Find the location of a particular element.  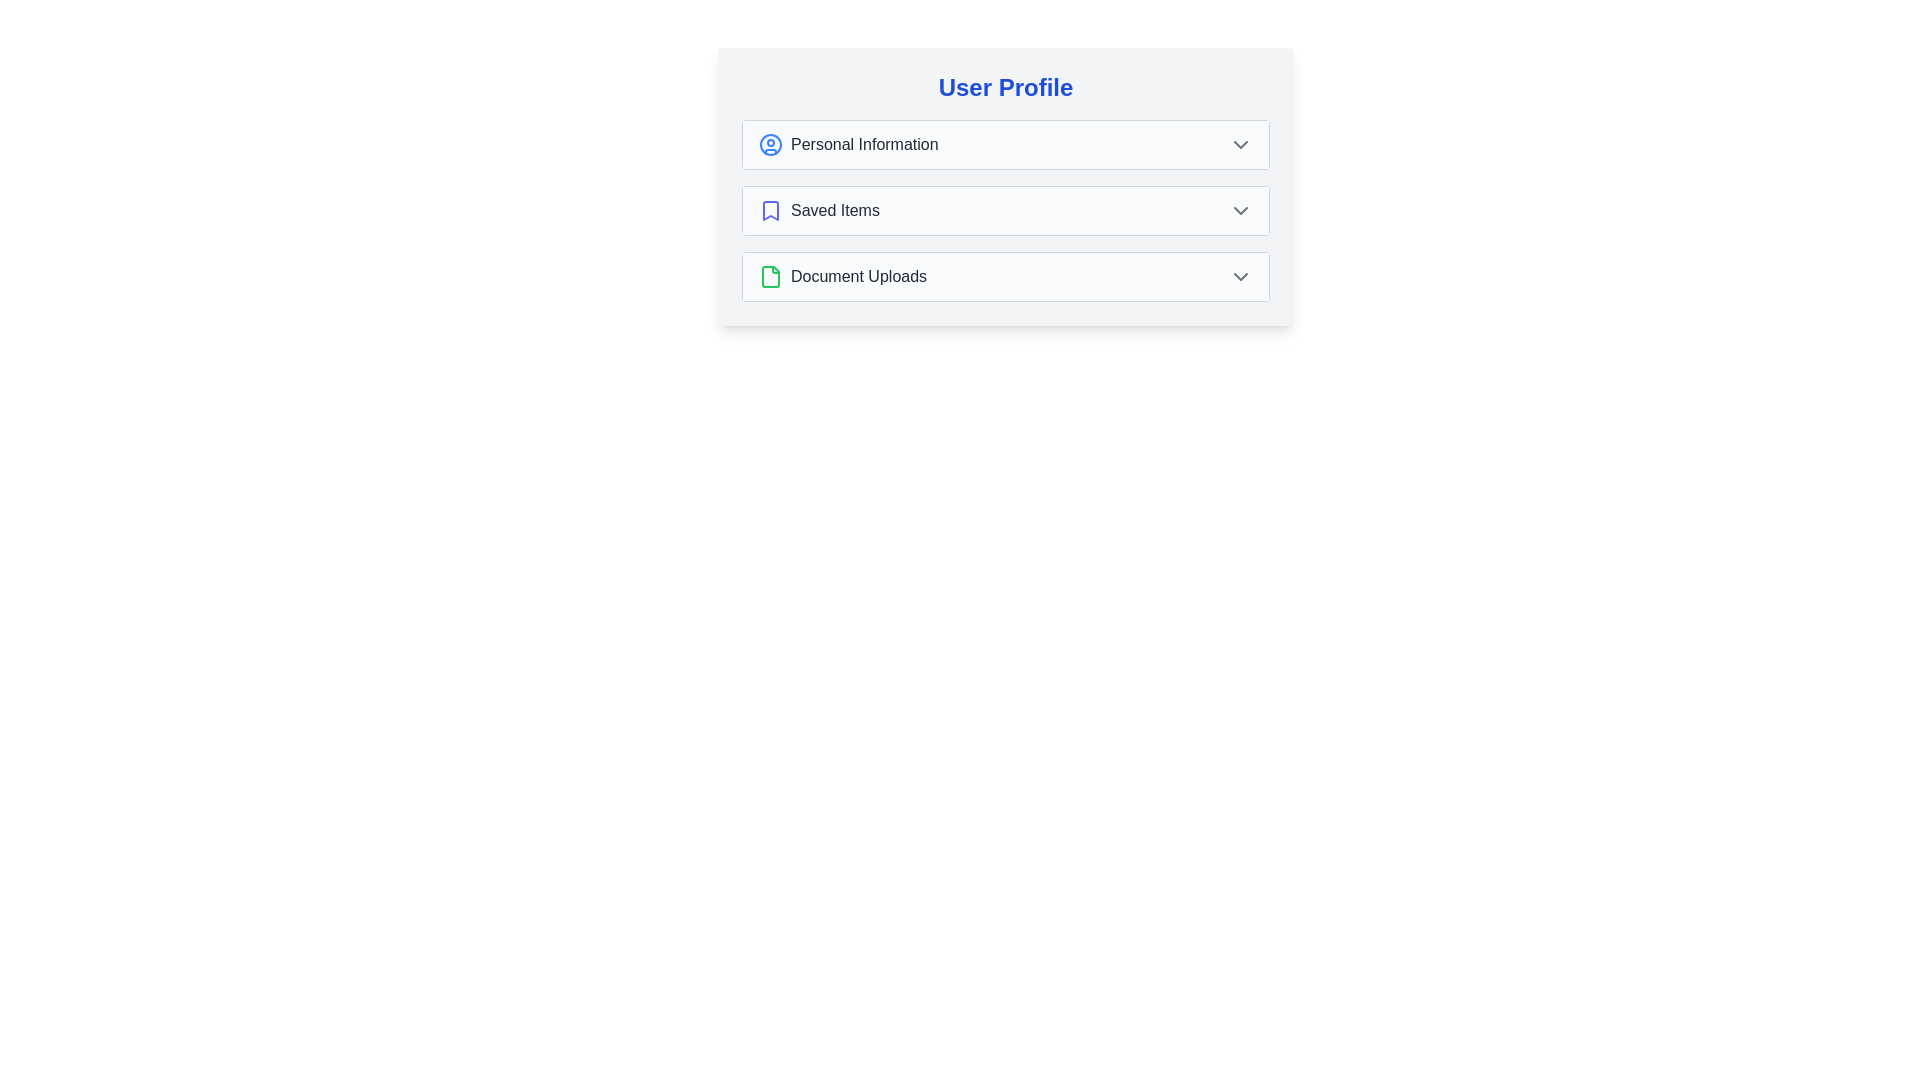

the graphical representation of the 'Personal Information' icon, which is located in the leftmost area of the 'Personal Information' row, preceding the text label 'Personal Information' is located at coordinates (770, 144).